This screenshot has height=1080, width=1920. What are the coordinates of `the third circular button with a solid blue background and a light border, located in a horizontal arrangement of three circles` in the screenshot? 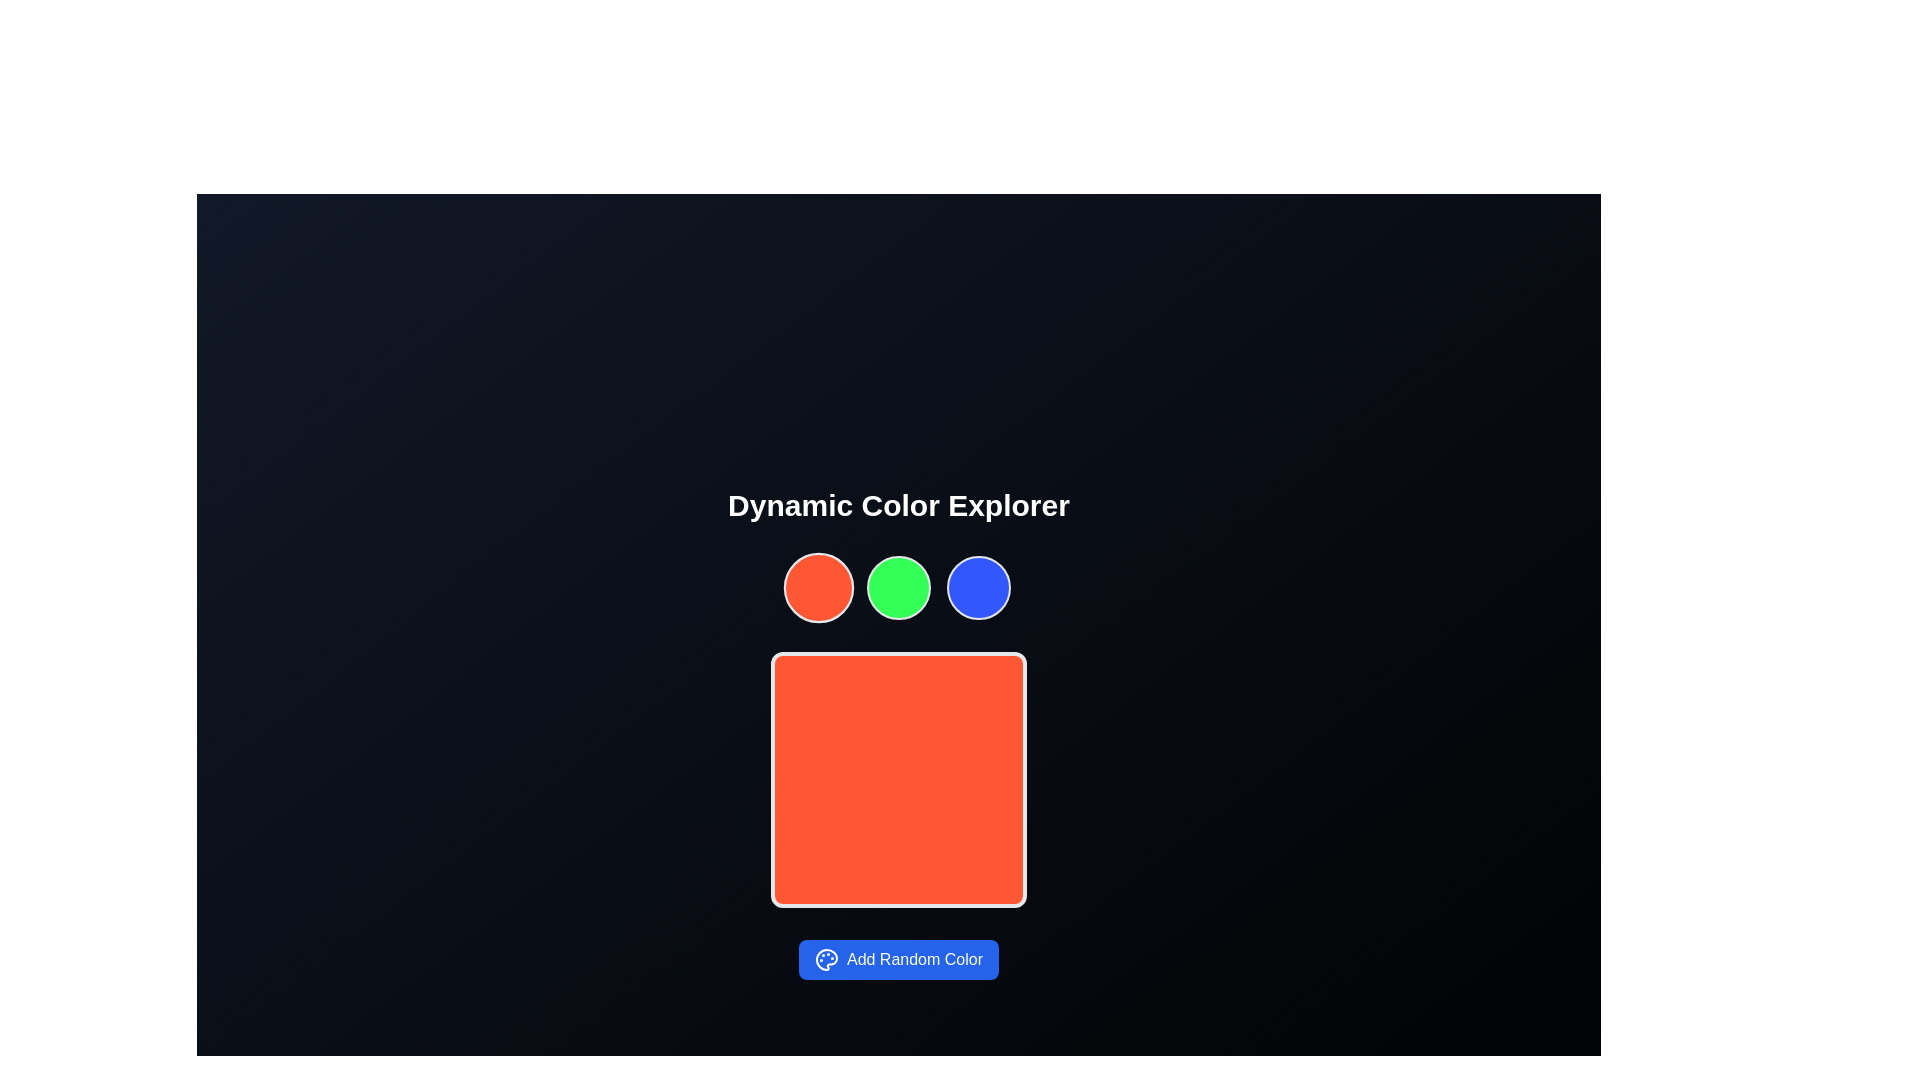 It's located at (979, 586).